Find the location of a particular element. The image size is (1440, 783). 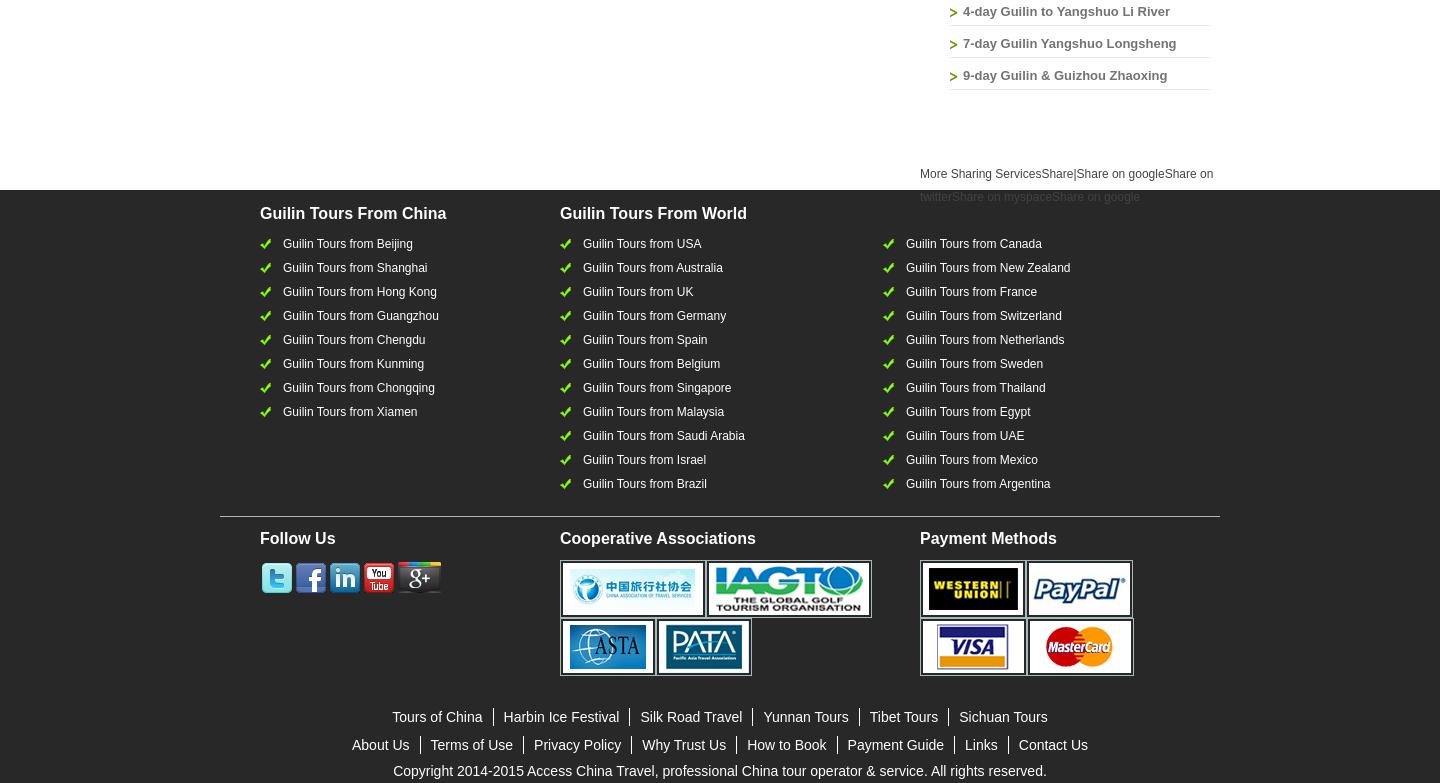

'Guilin Tours from Mexico' is located at coordinates (970, 459).